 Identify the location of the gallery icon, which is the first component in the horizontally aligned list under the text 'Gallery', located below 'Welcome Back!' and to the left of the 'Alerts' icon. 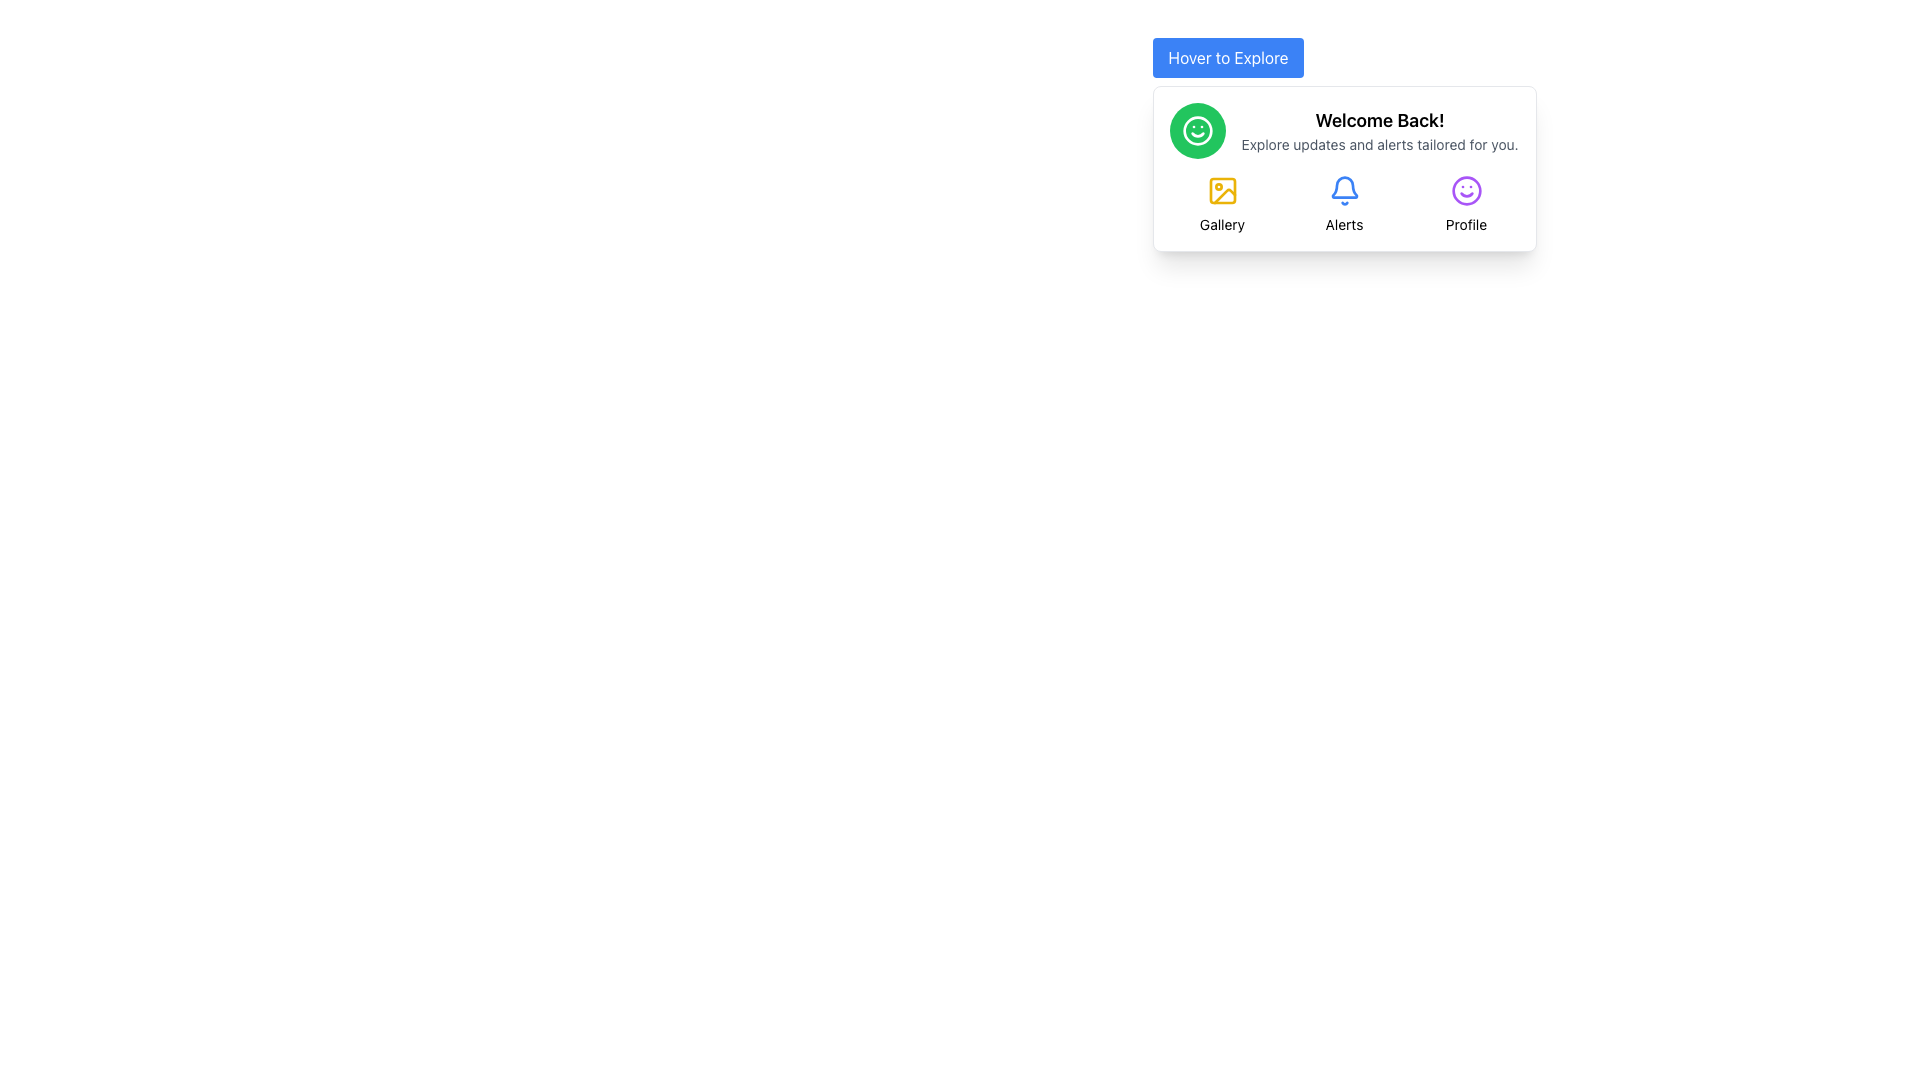
(1221, 191).